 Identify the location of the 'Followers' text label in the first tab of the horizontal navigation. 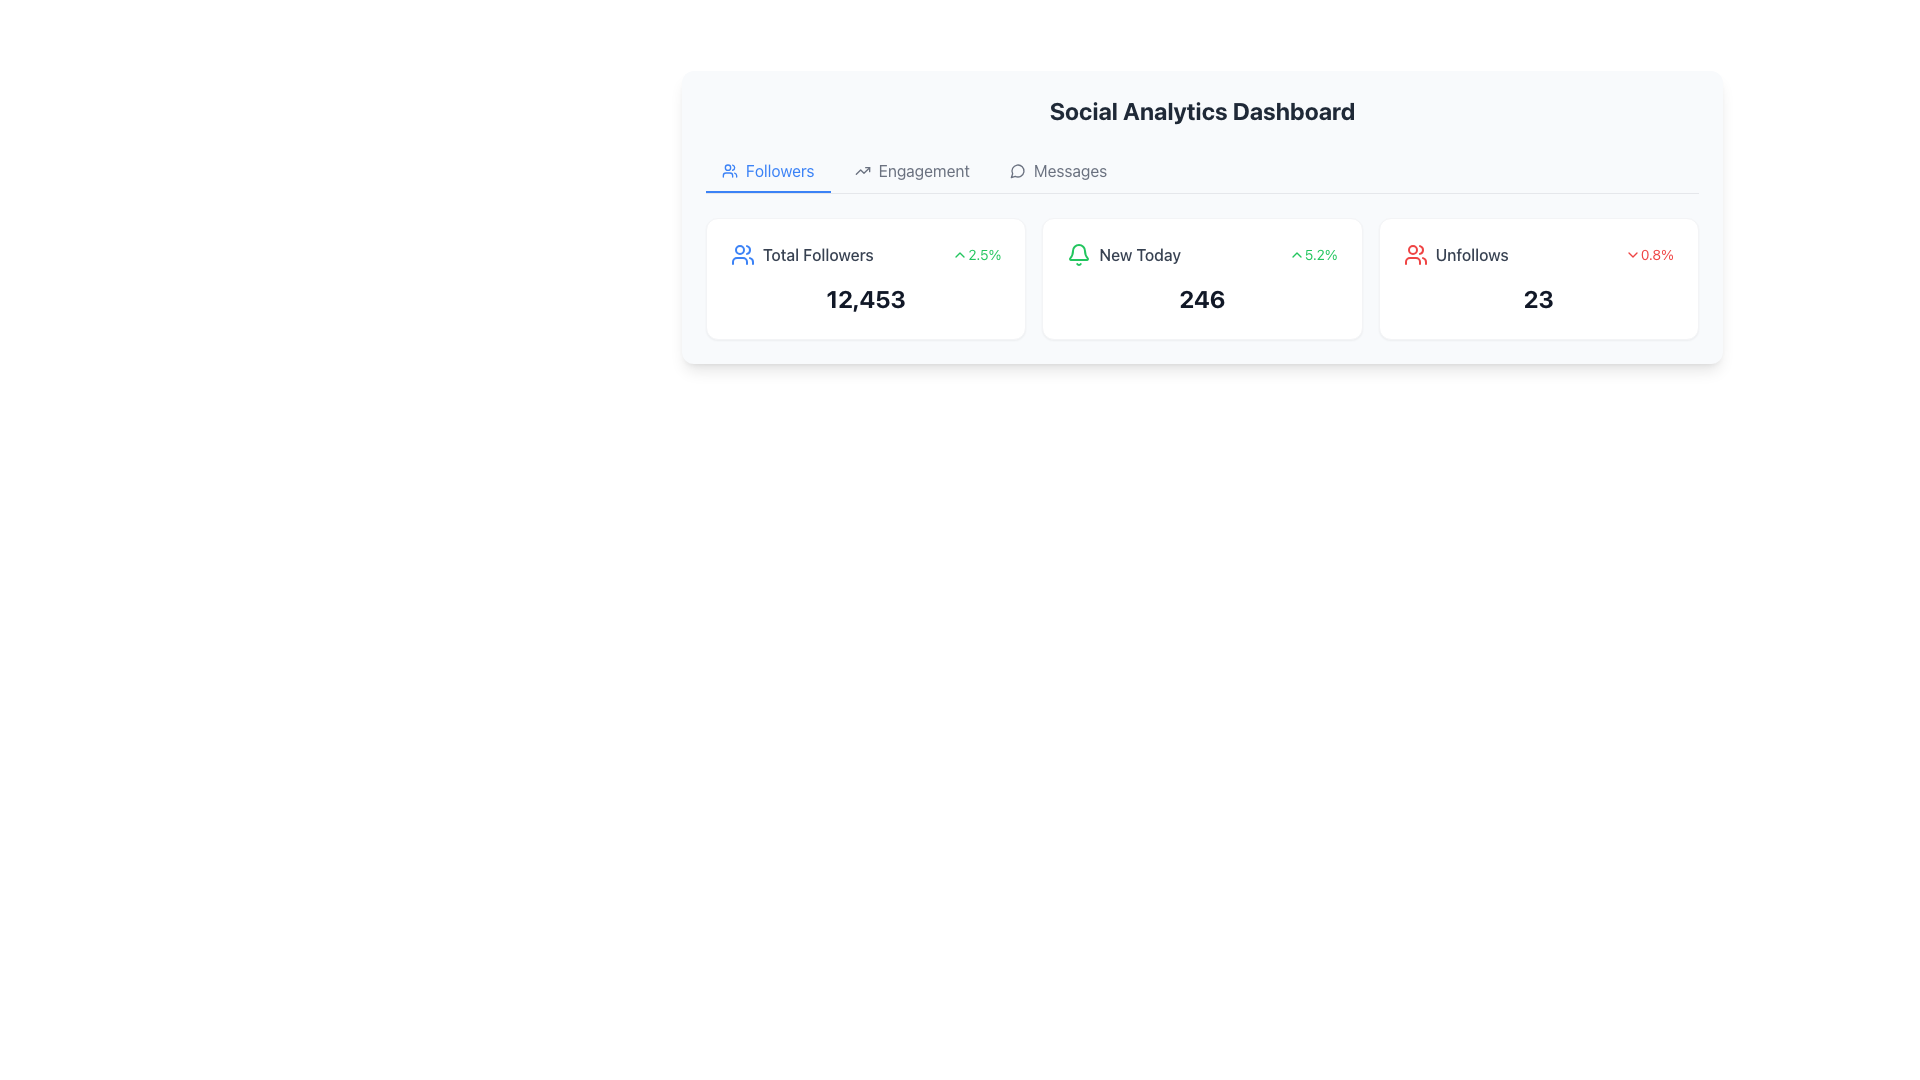
(779, 169).